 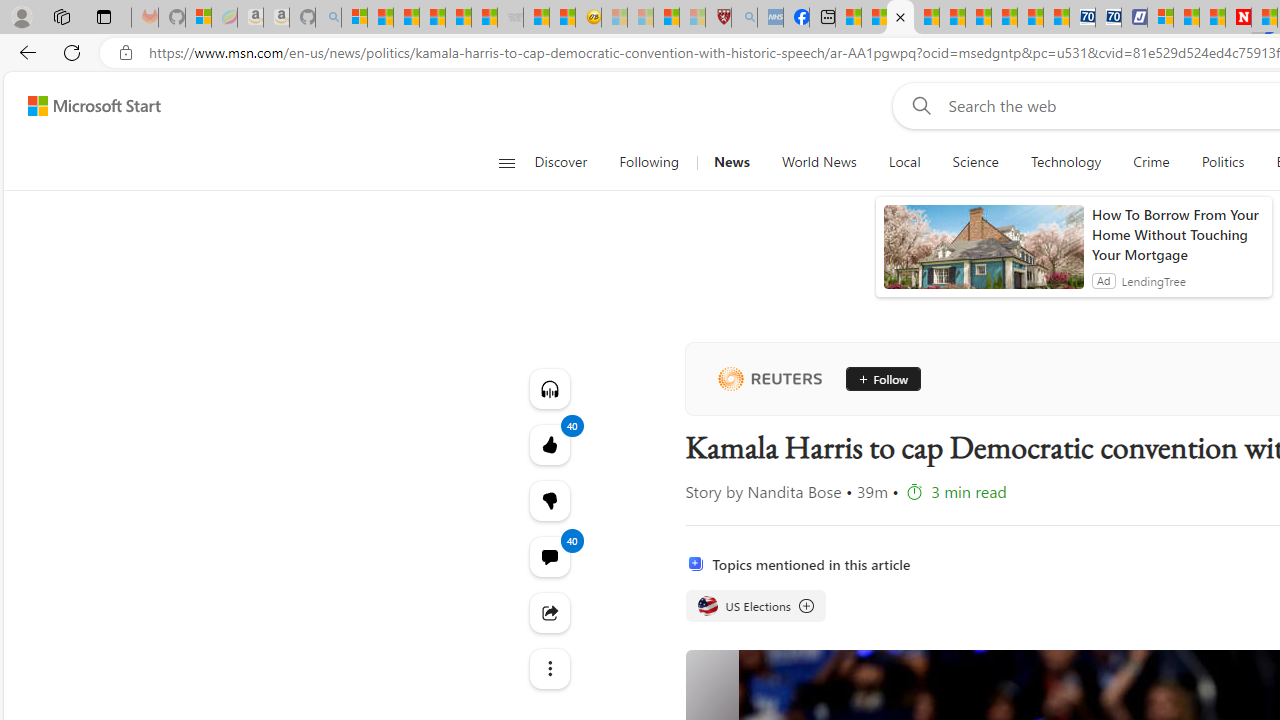 I want to click on 'News', so click(x=730, y=162).